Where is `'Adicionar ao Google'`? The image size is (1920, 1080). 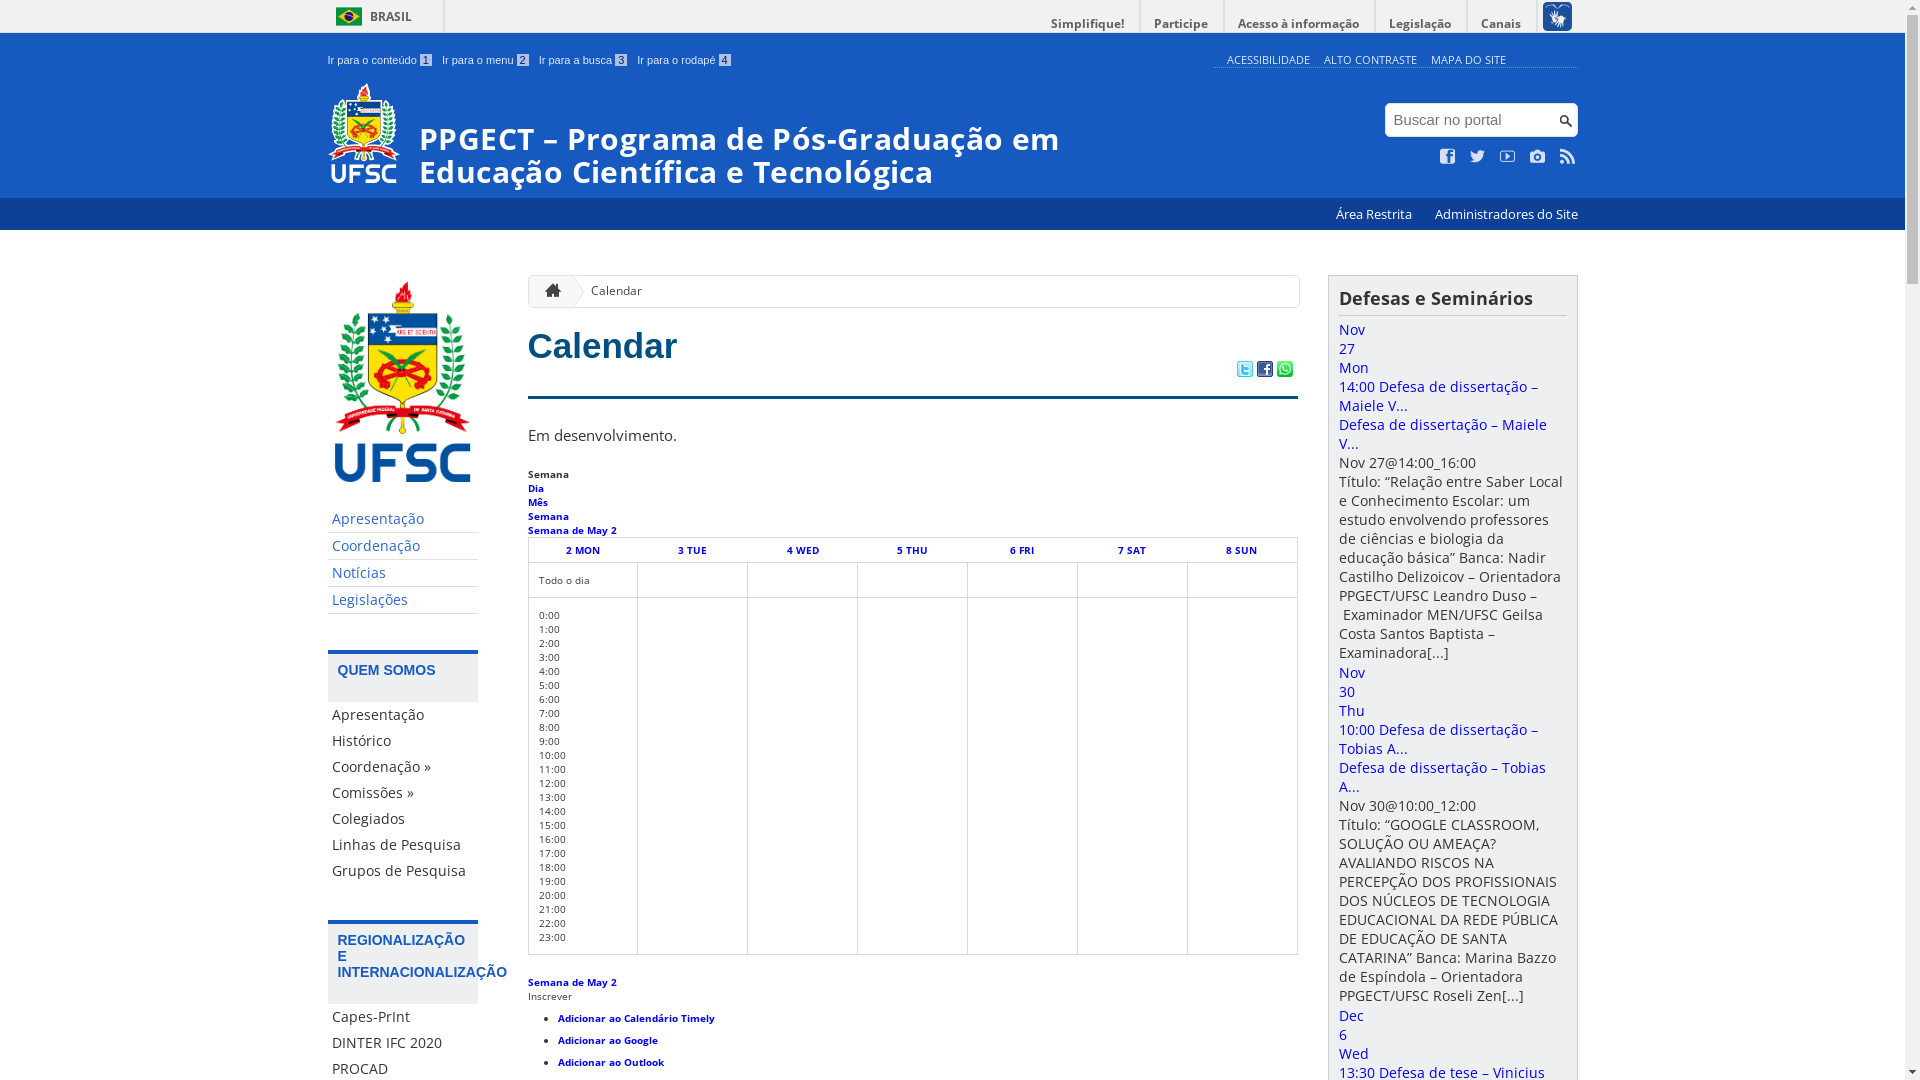 'Adicionar ao Google' is located at coordinates (607, 1039).